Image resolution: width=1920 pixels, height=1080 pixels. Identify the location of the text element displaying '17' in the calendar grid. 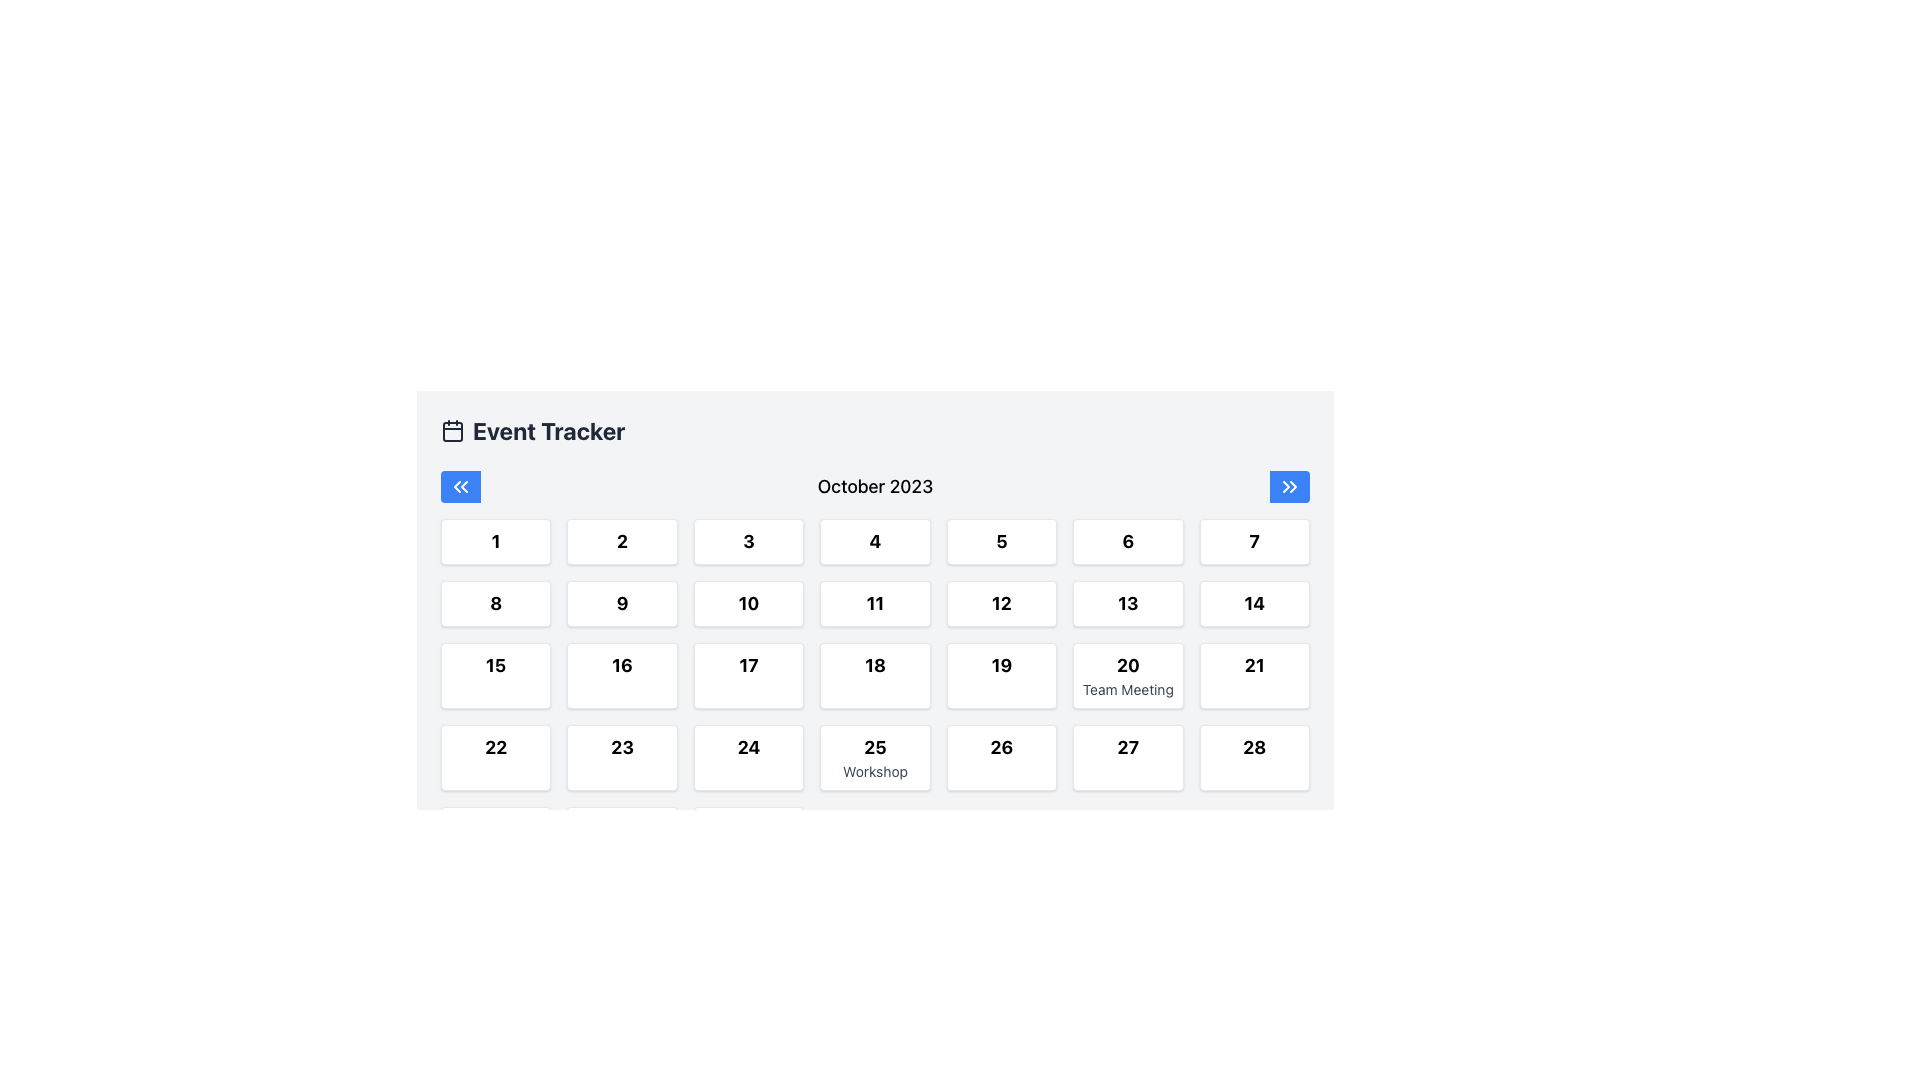
(747, 666).